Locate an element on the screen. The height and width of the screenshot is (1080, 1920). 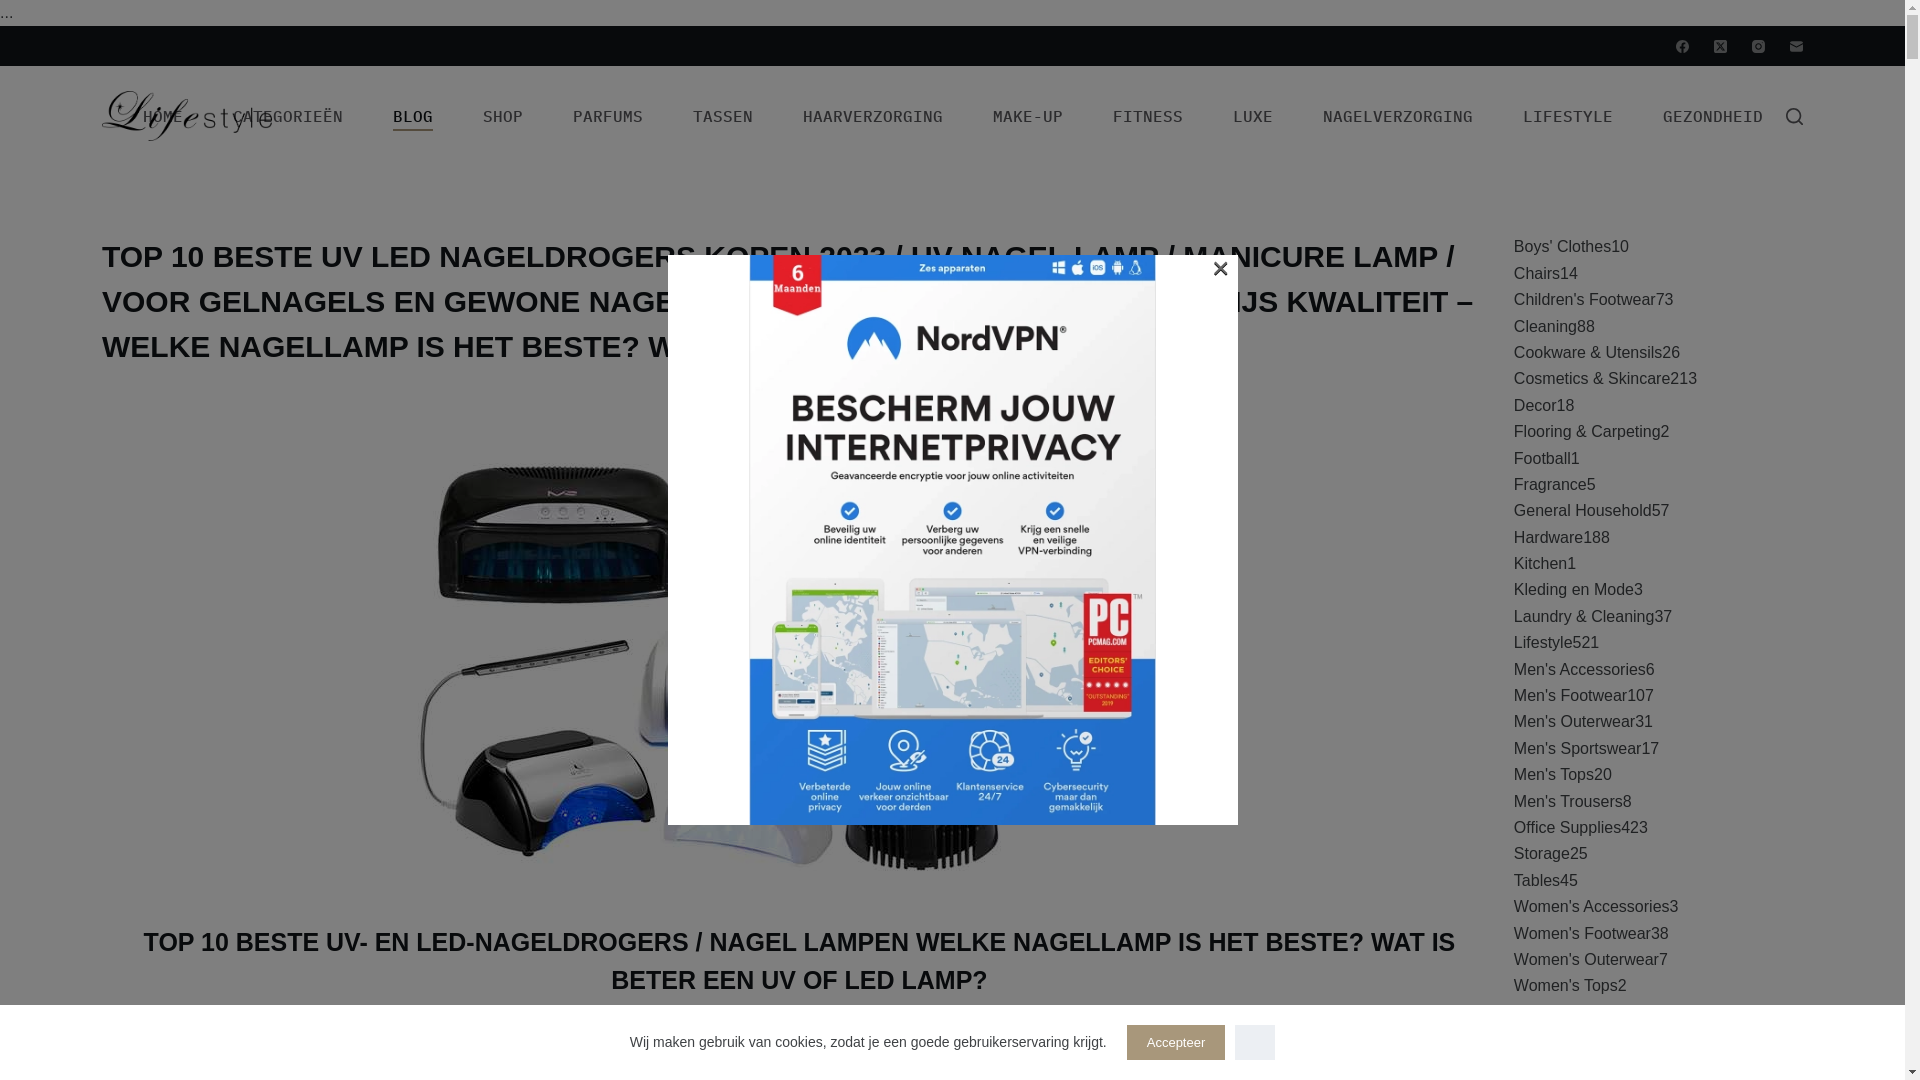
'NAGELVERZORGING' is located at coordinates (1396, 115).